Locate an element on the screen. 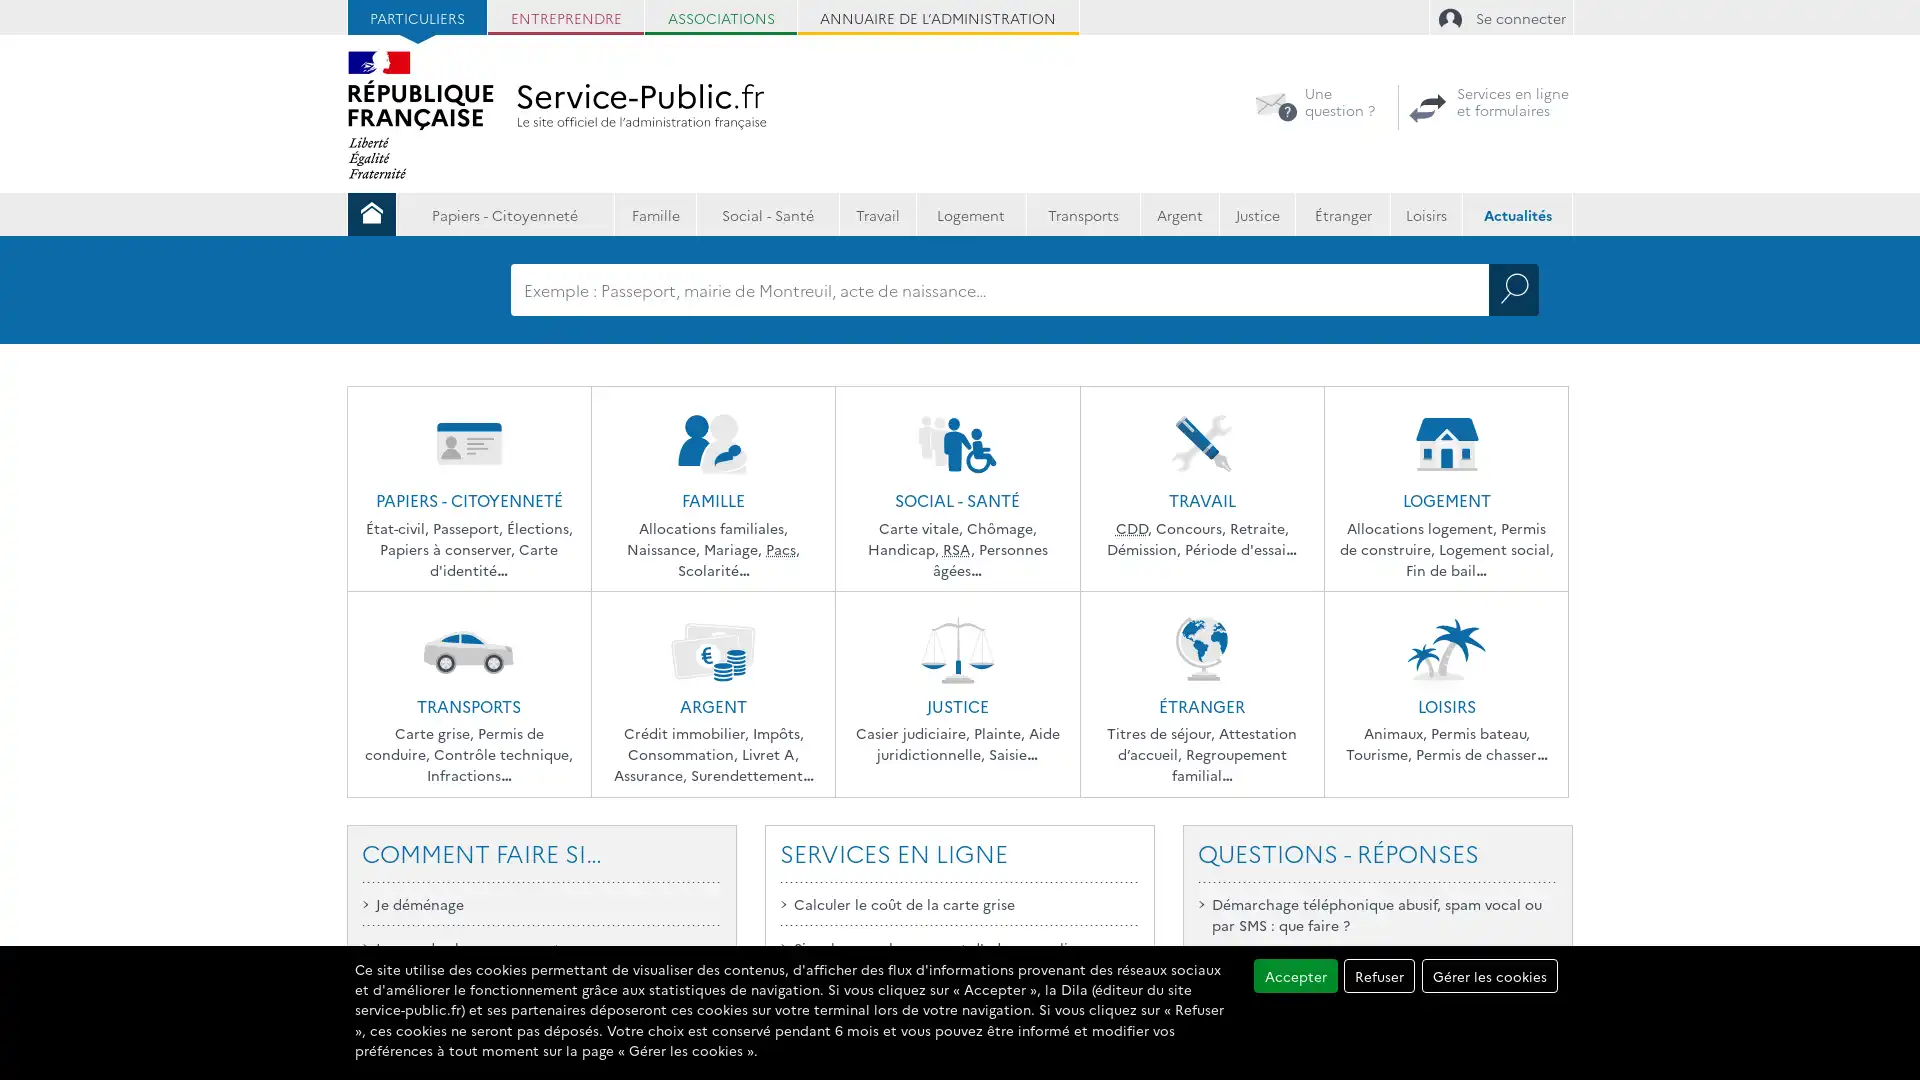 The width and height of the screenshot is (1920, 1080). Gerer les cookies is located at coordinates (1489, 974).